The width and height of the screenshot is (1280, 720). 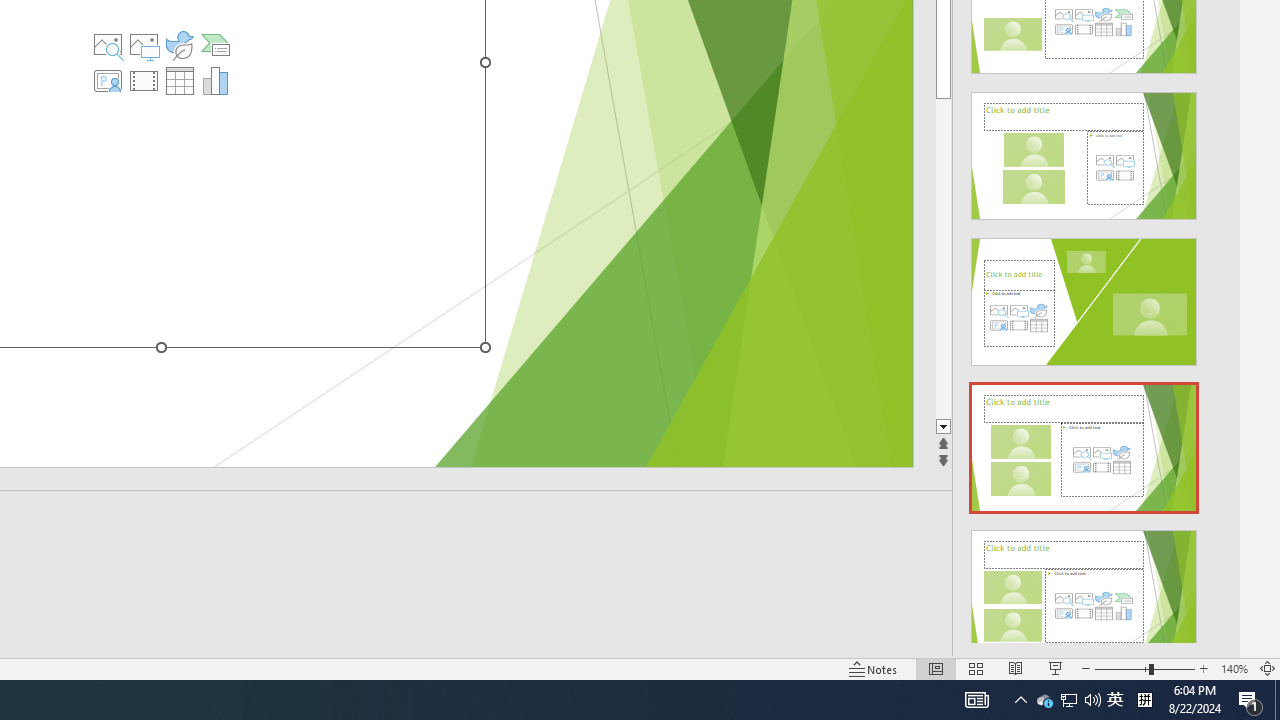 I want to click on 'Insert Cameo', so click(x=107, y=80).